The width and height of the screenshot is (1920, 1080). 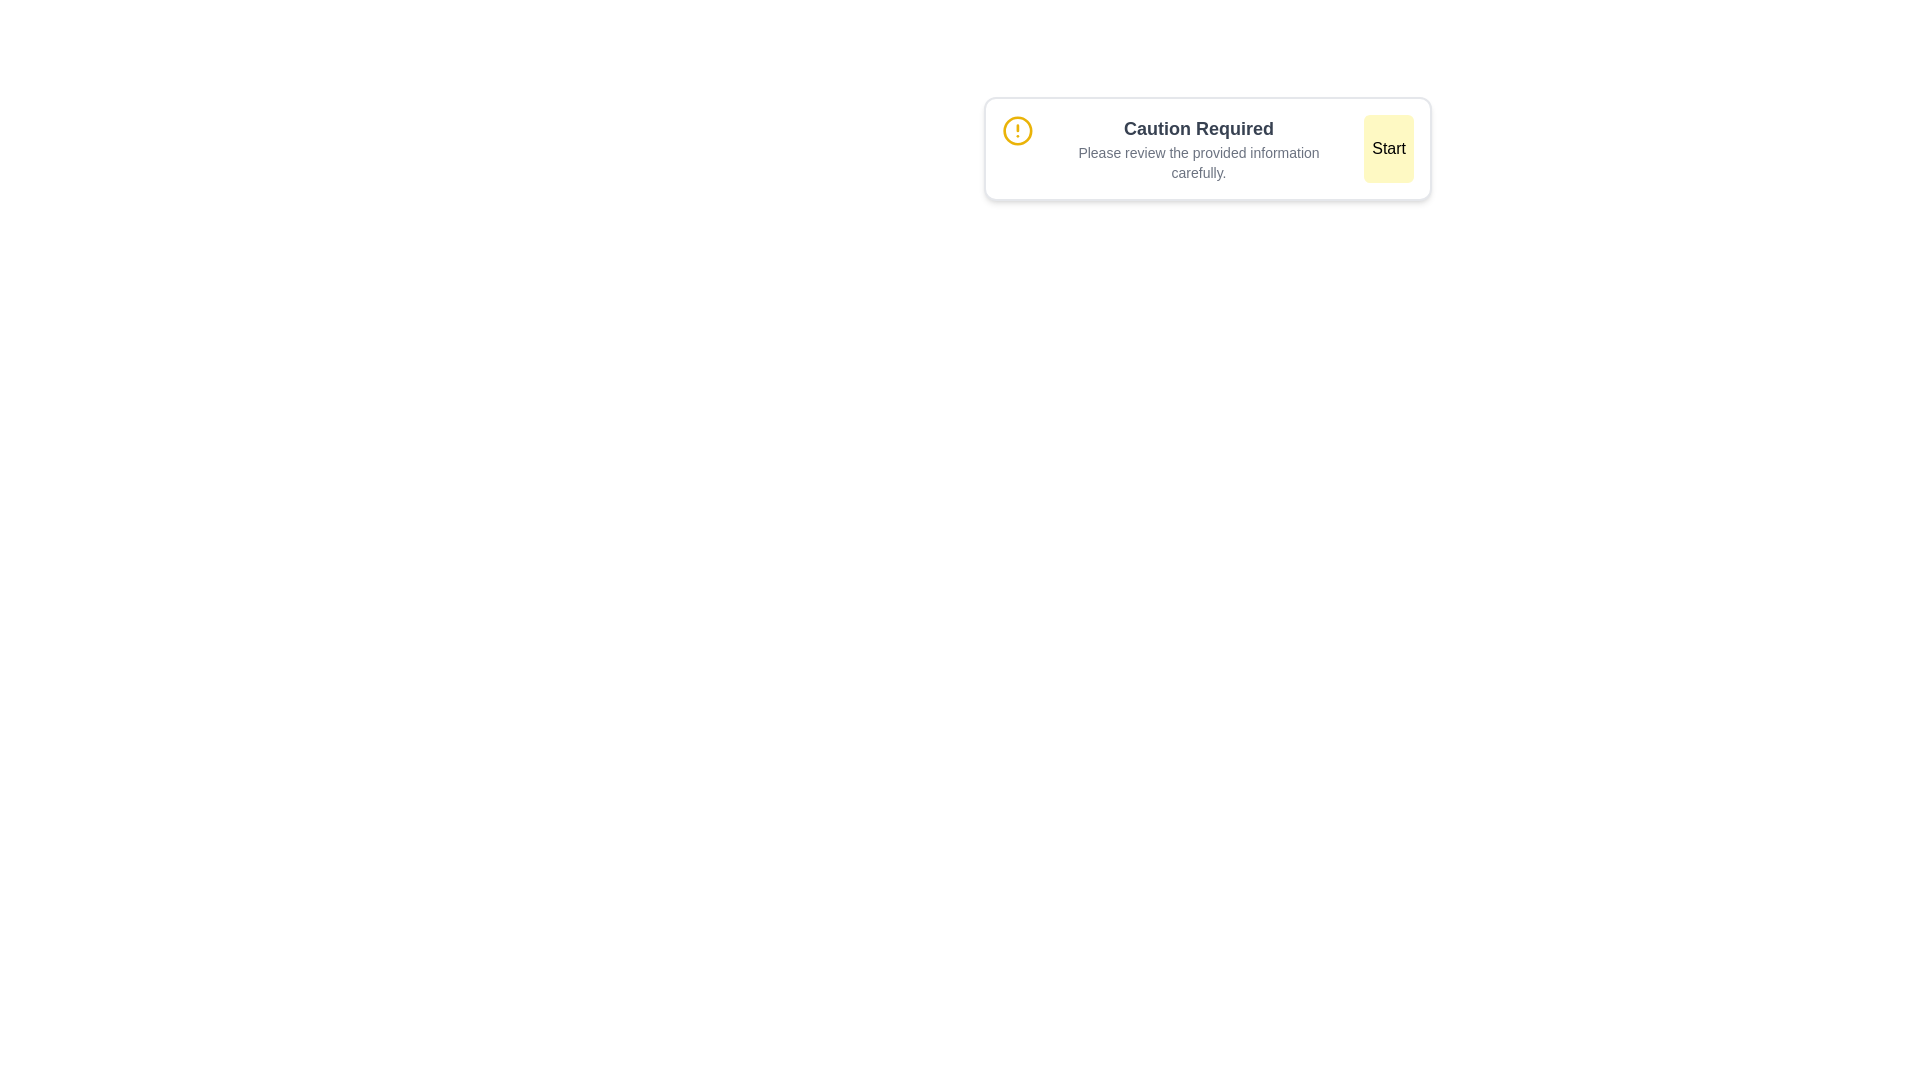 I want to click on the static text displaying 'Please review the provided information carefully', which is located beneath the bold heading 'Caution Required', so click(x=1199, y=161).